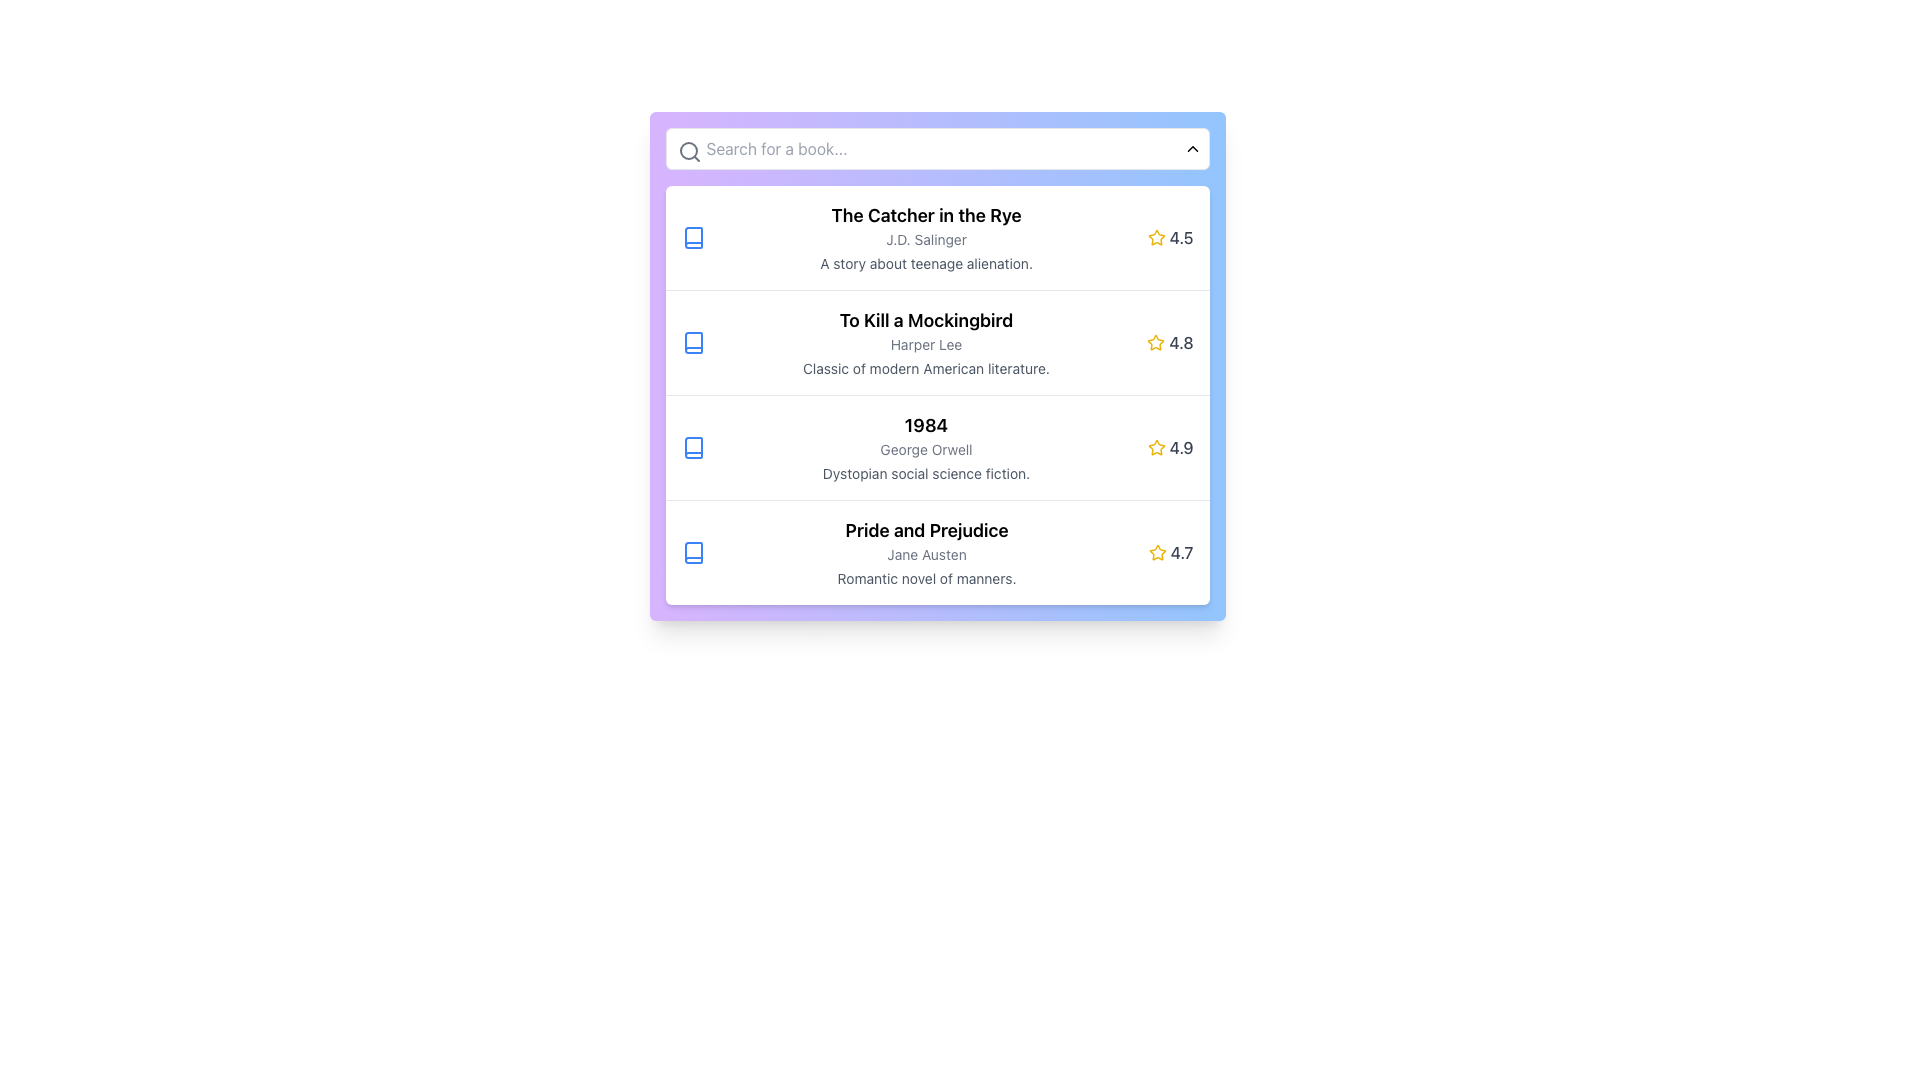  Describe the element at coordinates (925, 262) in the screenshot. I see `the plain text snippet reading 'A story about teenage alienation.' located under the title 'The Catcher in the Rye' and the author 'J.D. Salinger.'` at that location.